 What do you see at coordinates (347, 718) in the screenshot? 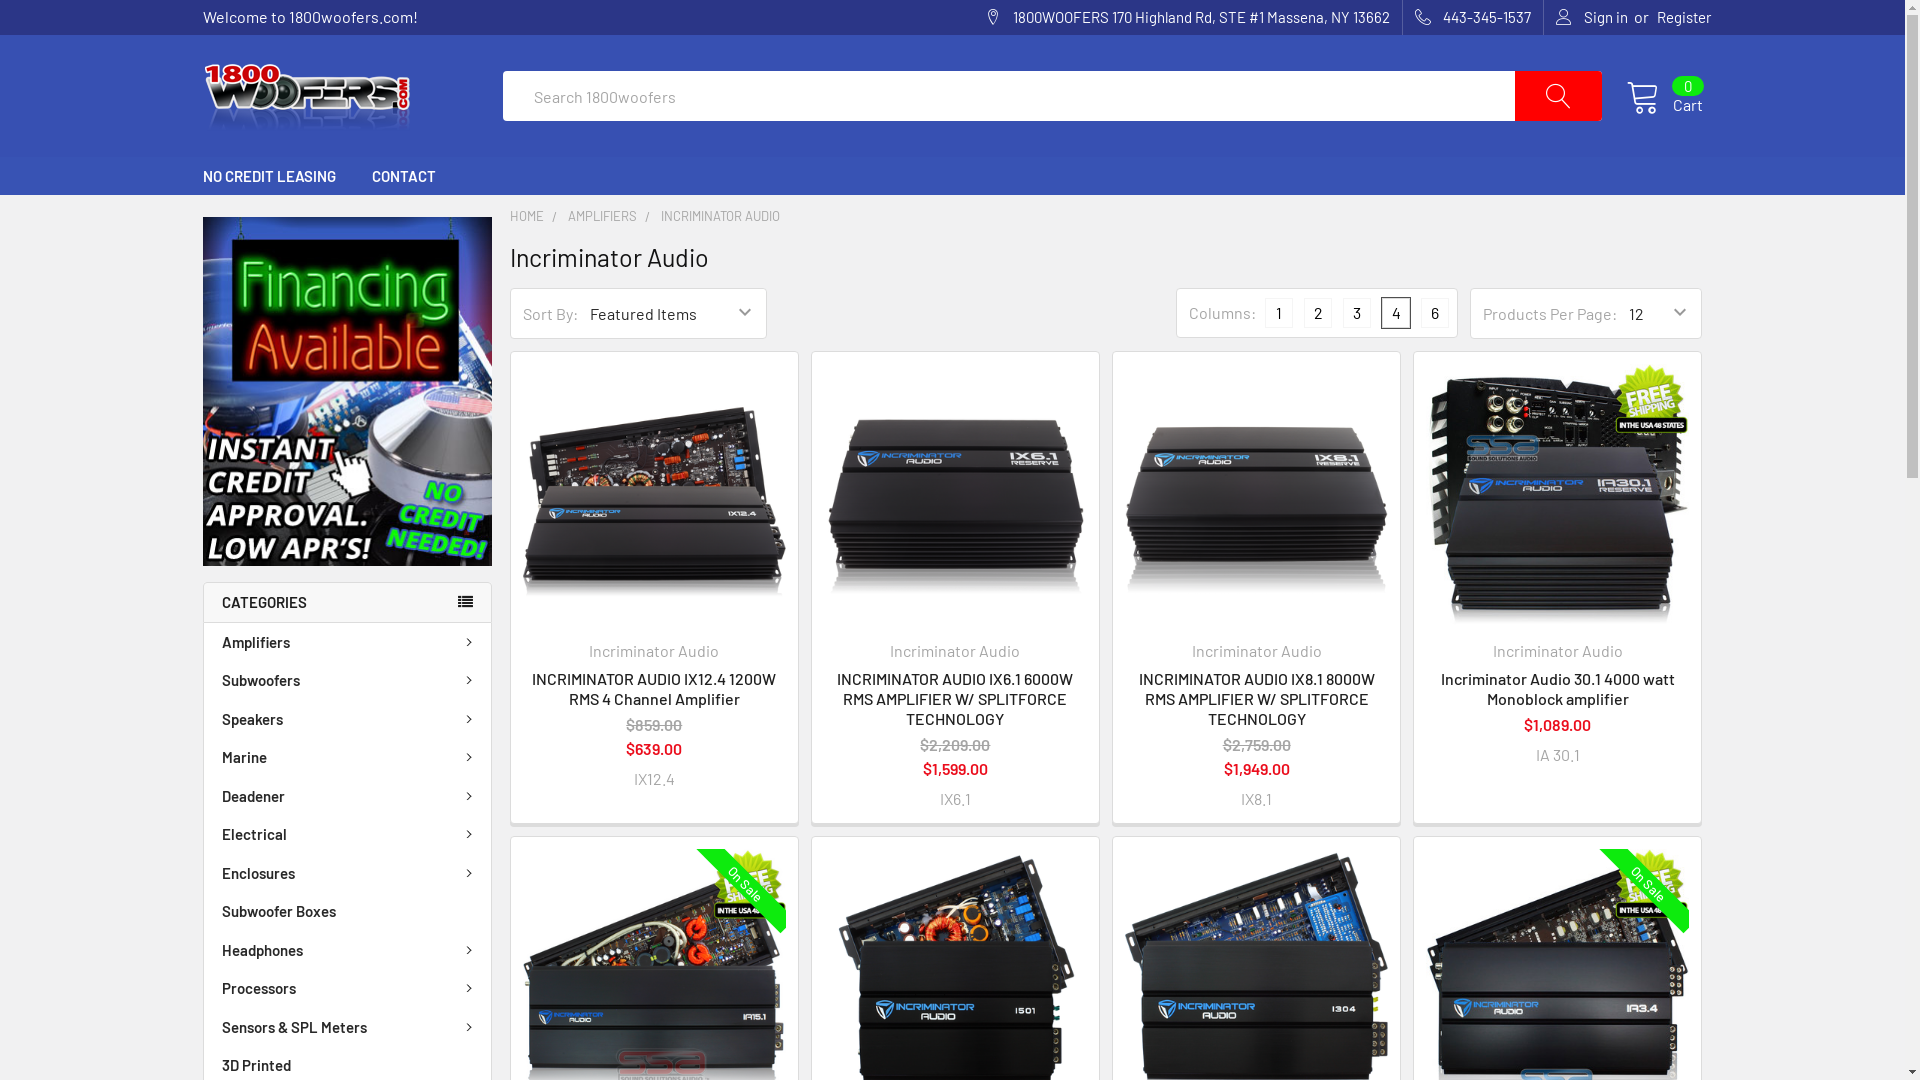
I see `'Speakers'` at bounding box center [347, 718].